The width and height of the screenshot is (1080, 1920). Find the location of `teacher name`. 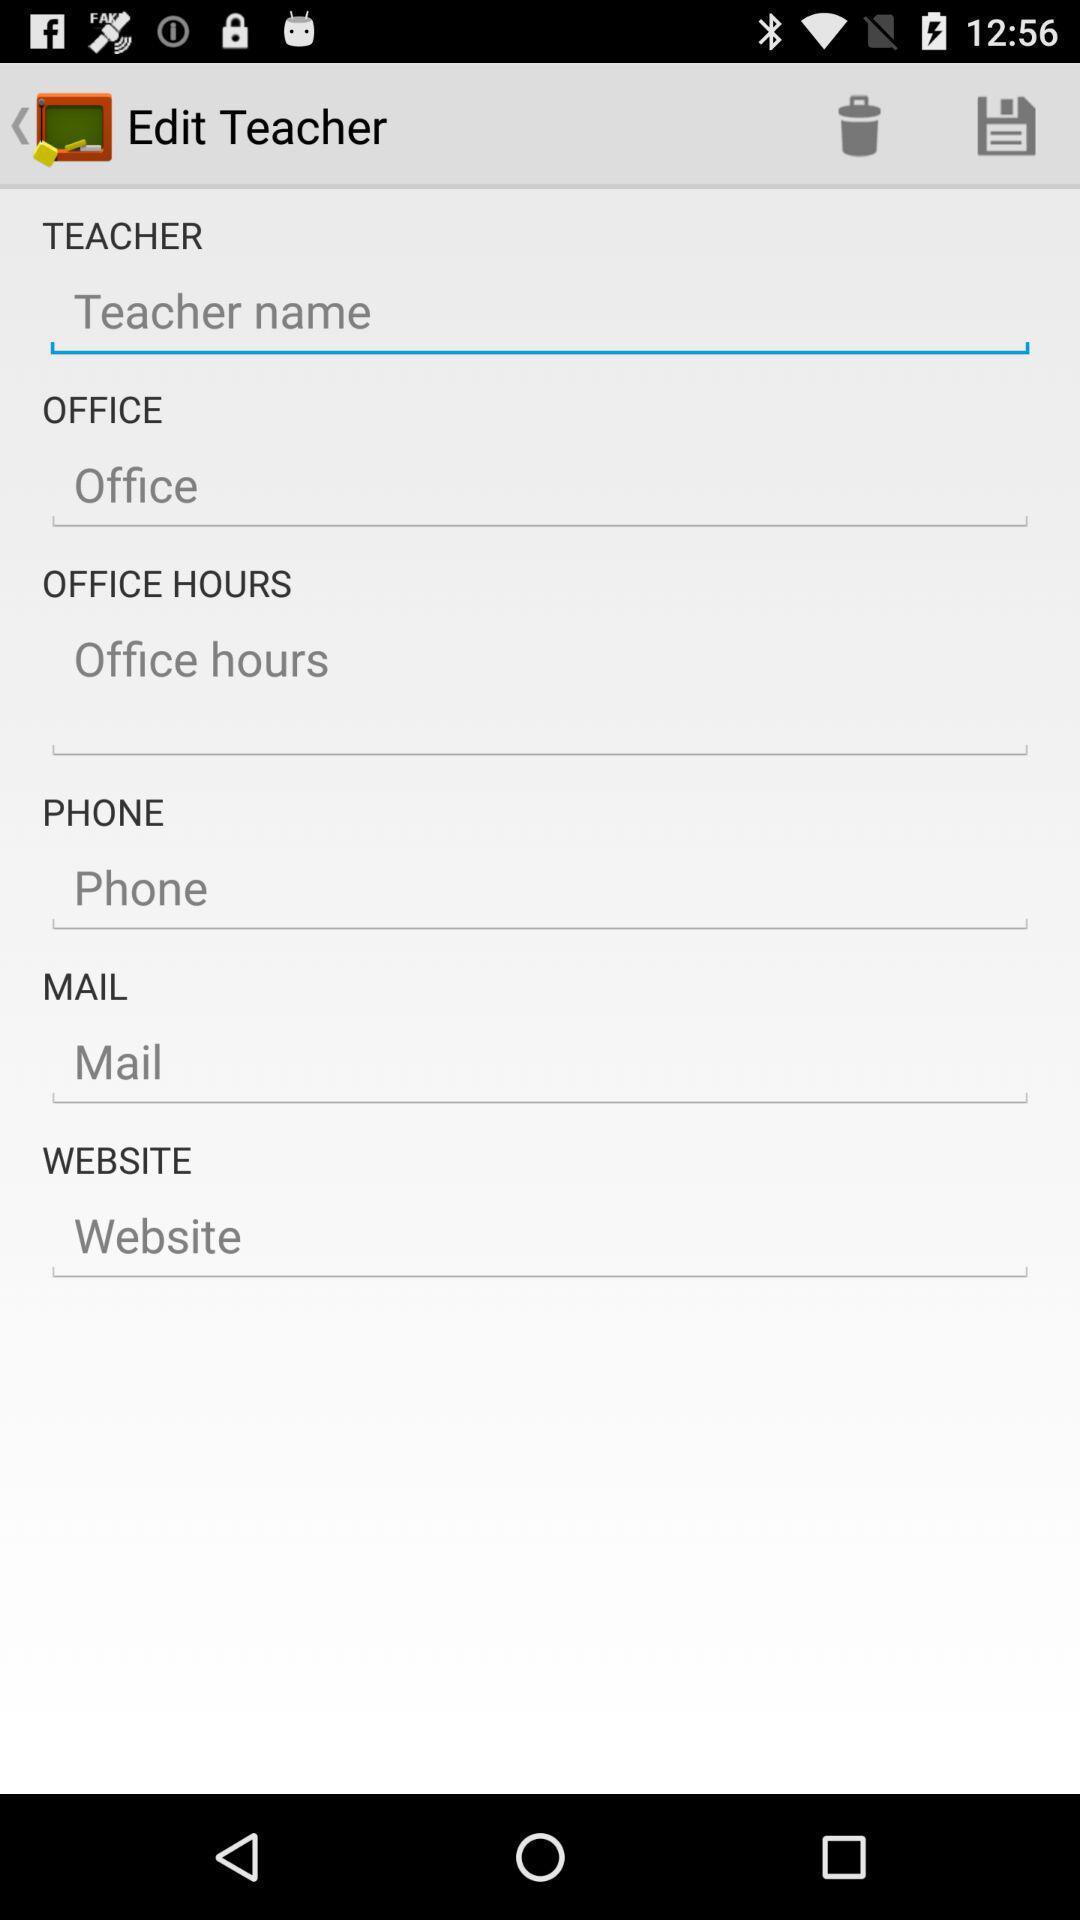

teacher name is located at coordinates (540, 310).